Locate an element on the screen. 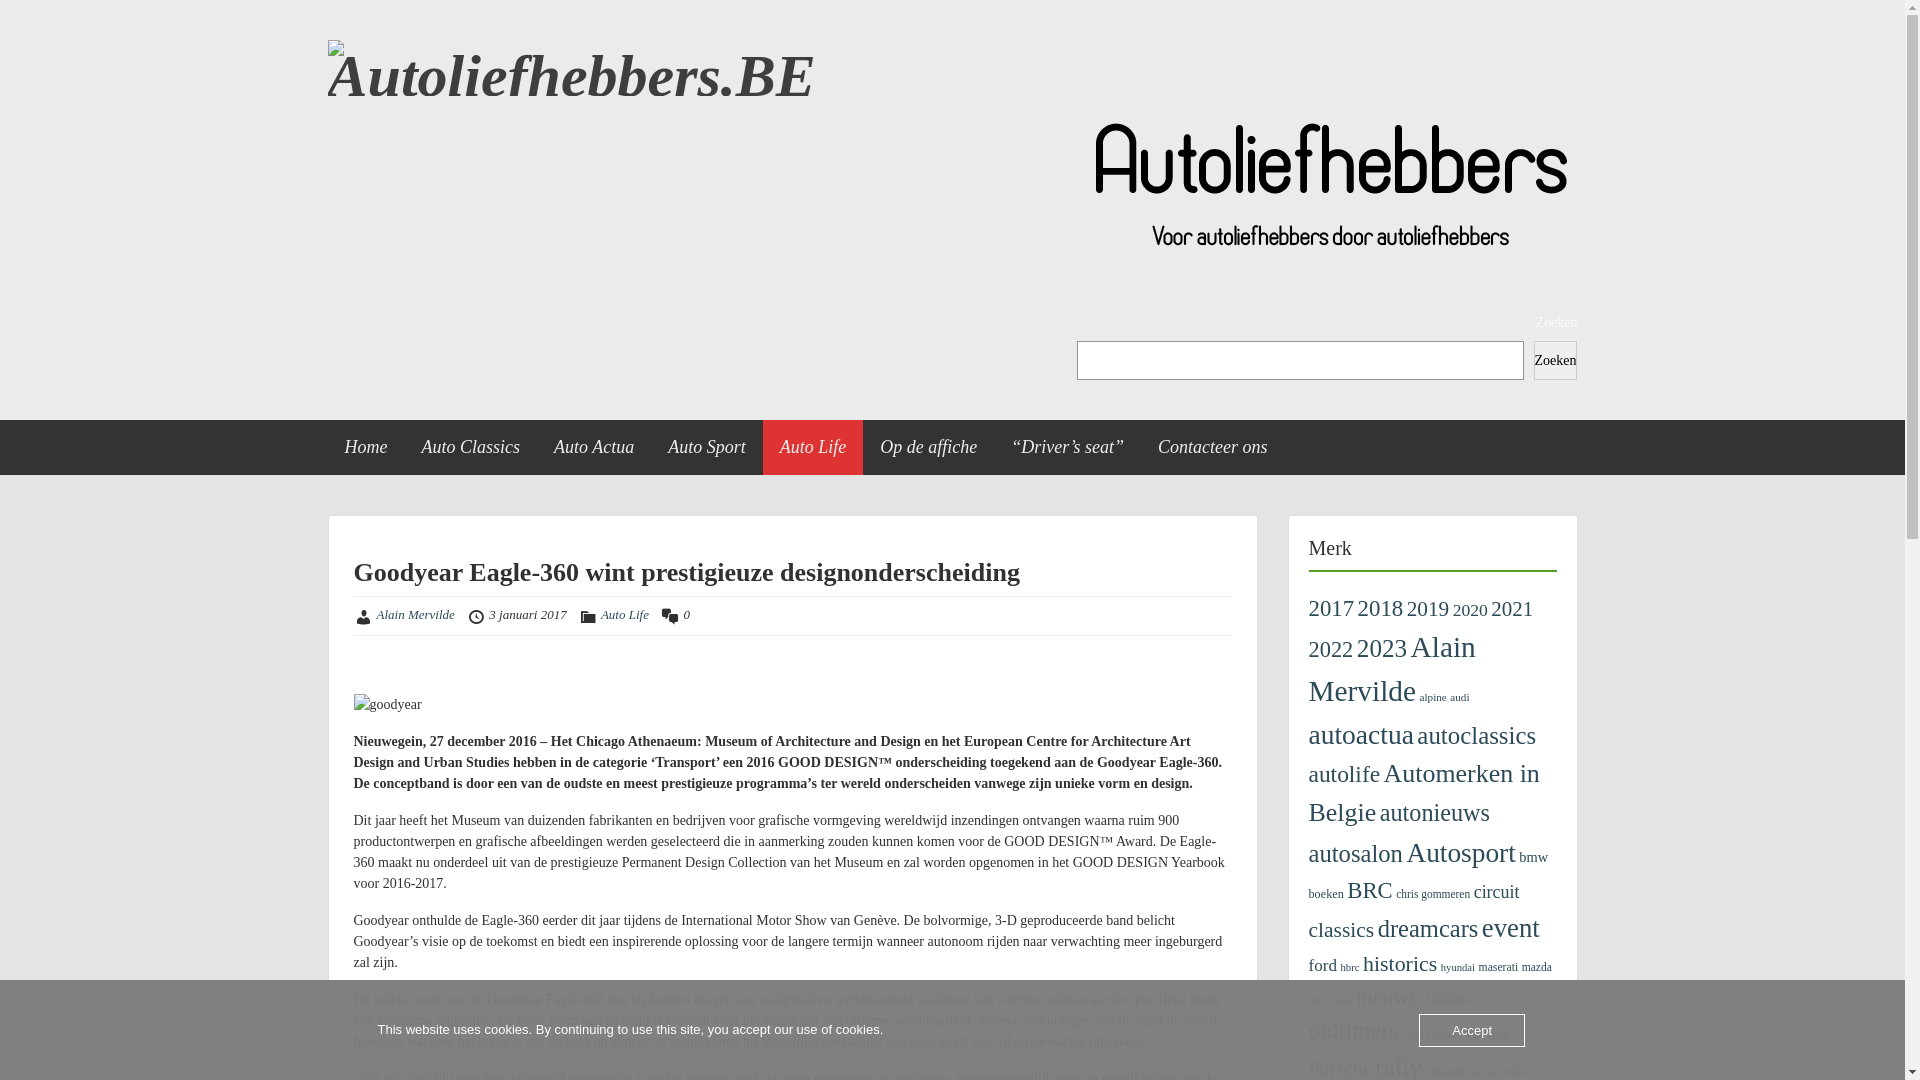 Image resolution: width=1920 pixels, height=1080 pixels. 'maserati' is located at coordinates (1498, 966).